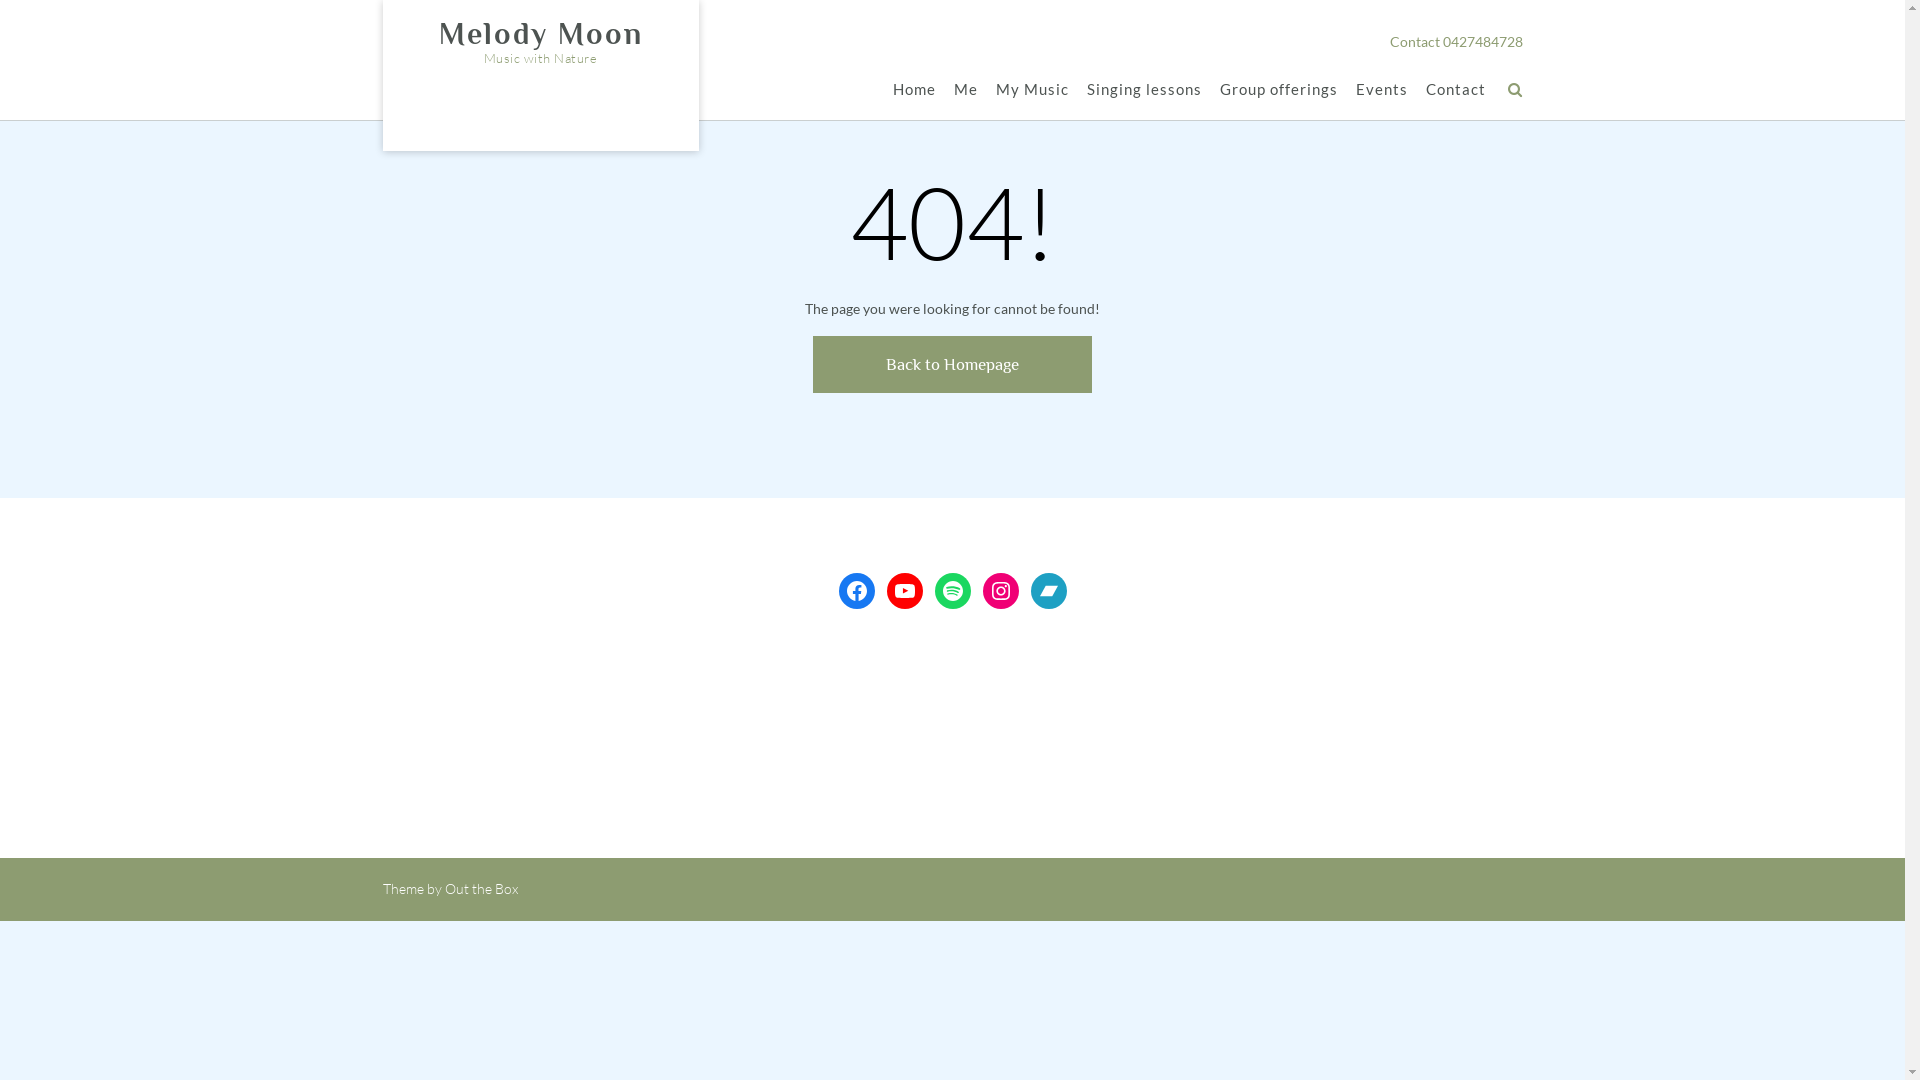 Image resolution: width=1920 pixels, height=1080 pixels. Describe the element at coordinates (999, 589) in the screenshot. I see `'Instagram'` at that location.